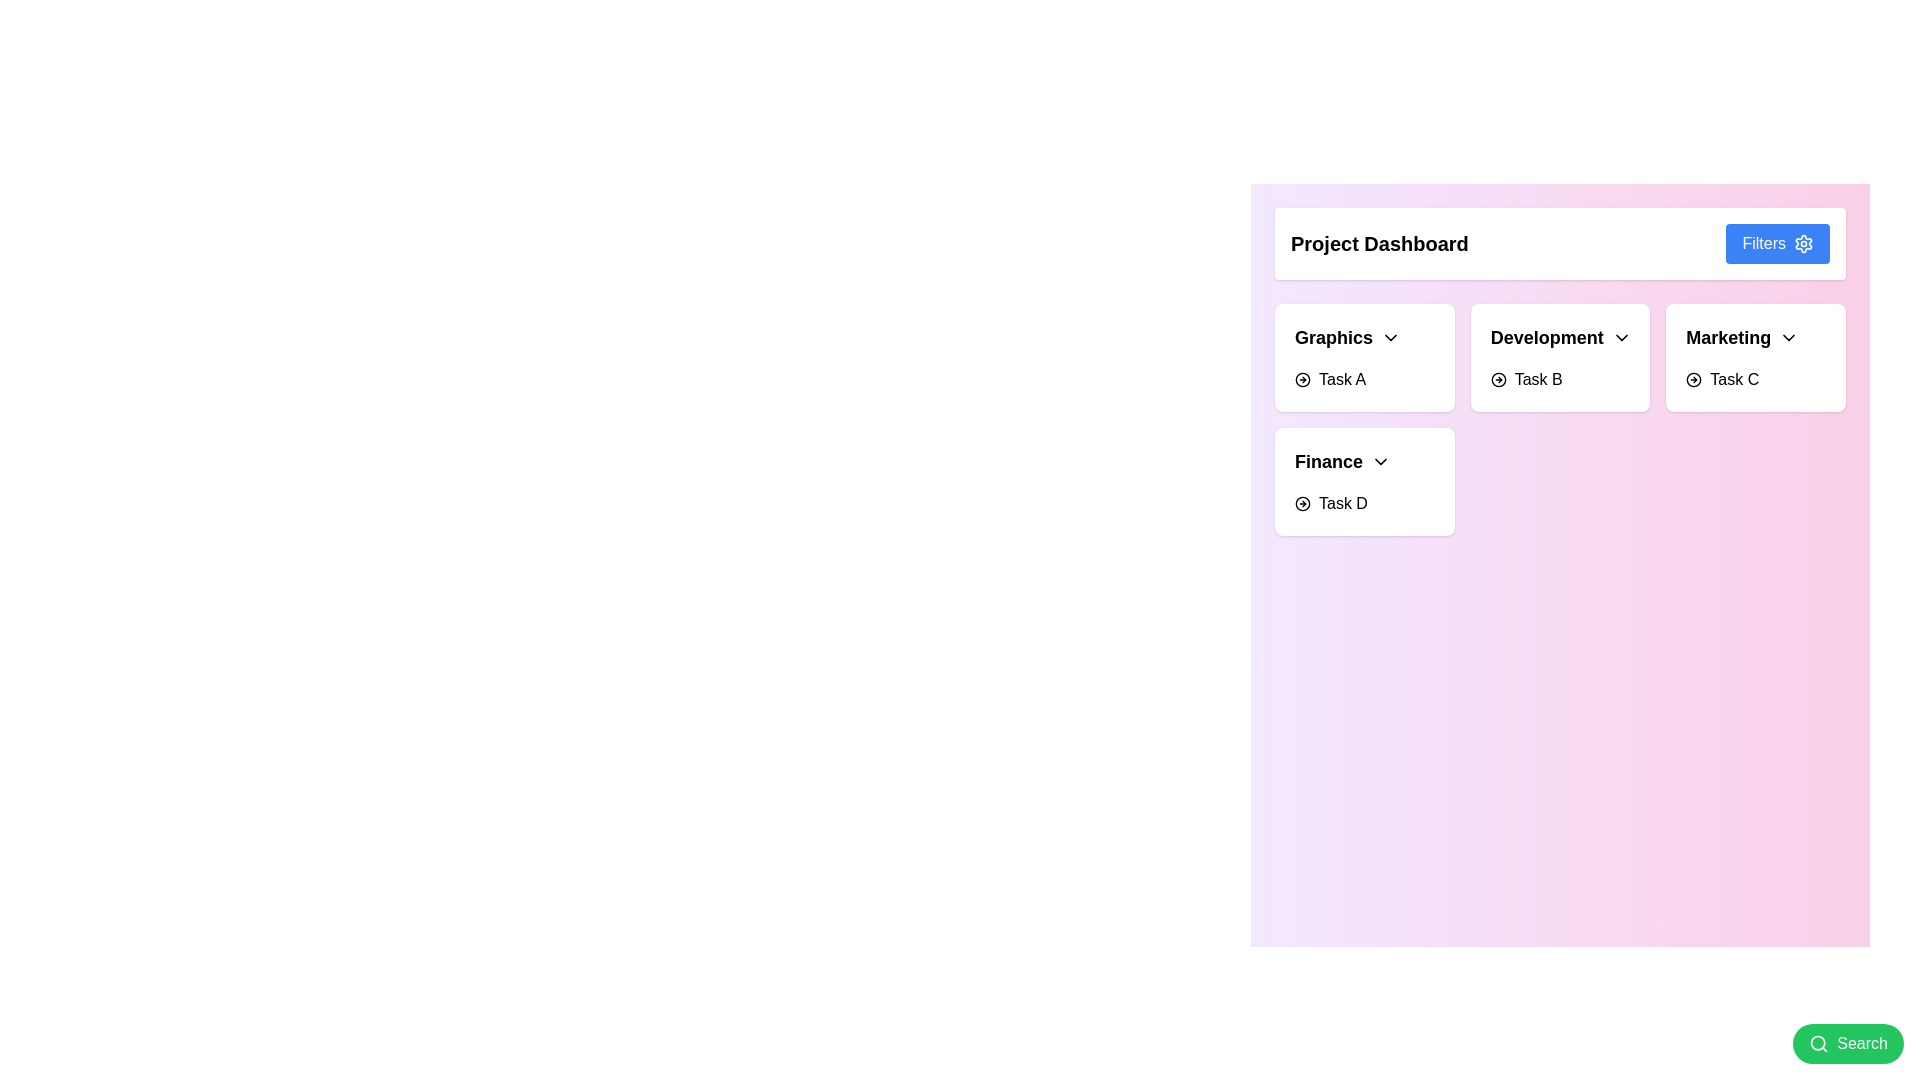 The image size is (1920, 1080). Describe the element at coordinates (1498, 380) in the screenshot. I see `the circular vector graphic component associated with 'Task B' located within the 'Development' card on the dashboard` at that location.